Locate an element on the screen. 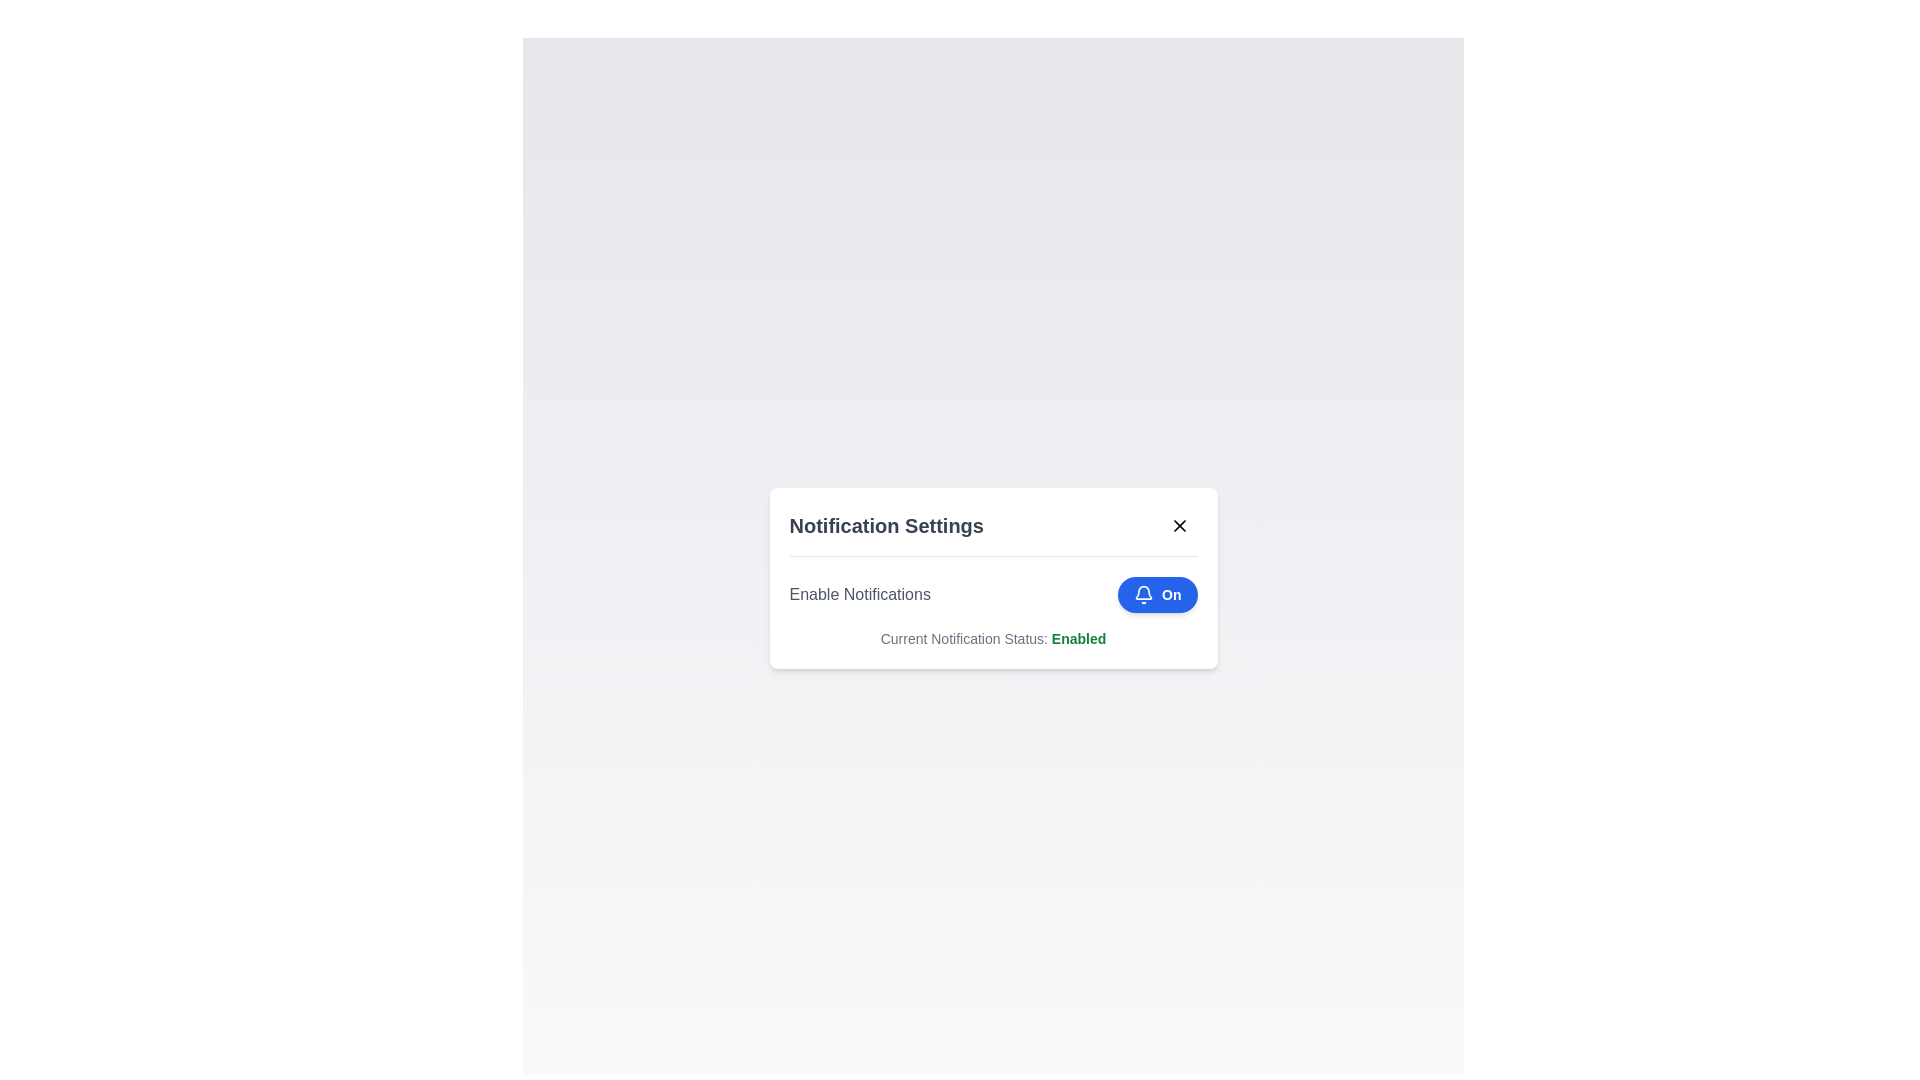 This screenshot has width=1920, height=1080. the dismiss button located at the top-right corner of the notification settings modal is located at coordinates (1179, 524).